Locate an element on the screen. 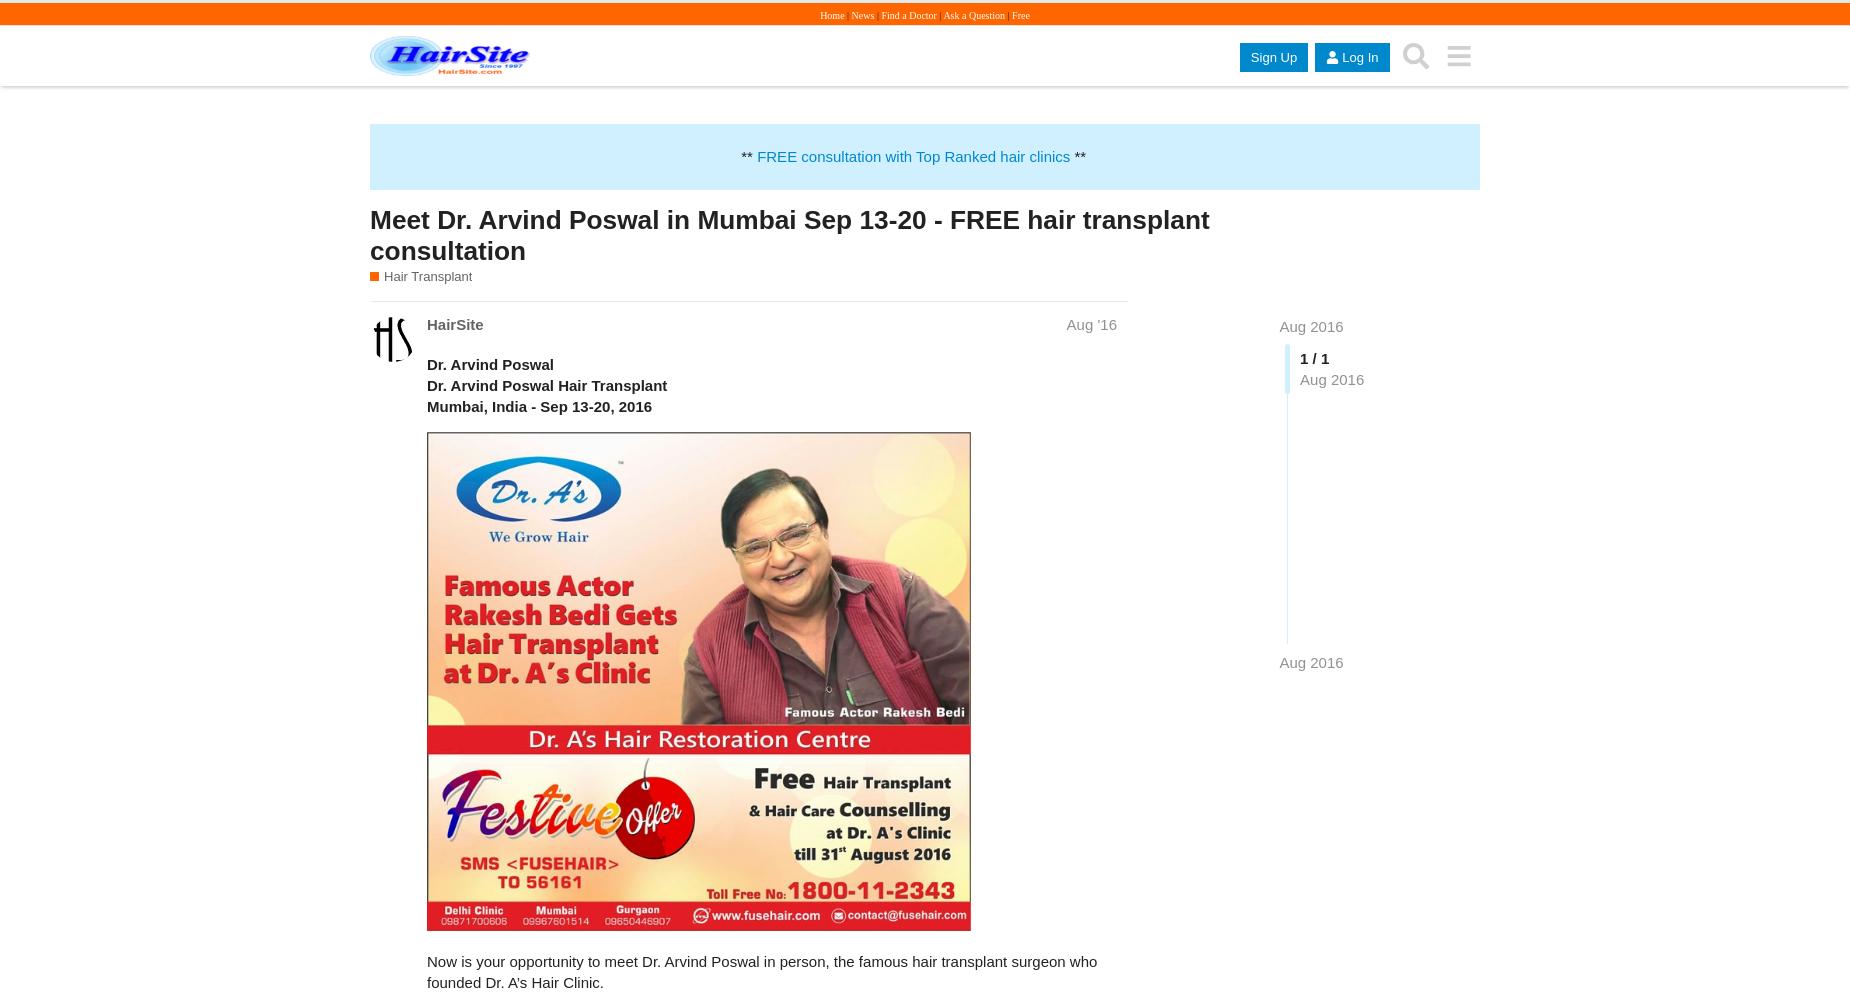  '1_image2217.jpg' is located at coordinates (513, 914).